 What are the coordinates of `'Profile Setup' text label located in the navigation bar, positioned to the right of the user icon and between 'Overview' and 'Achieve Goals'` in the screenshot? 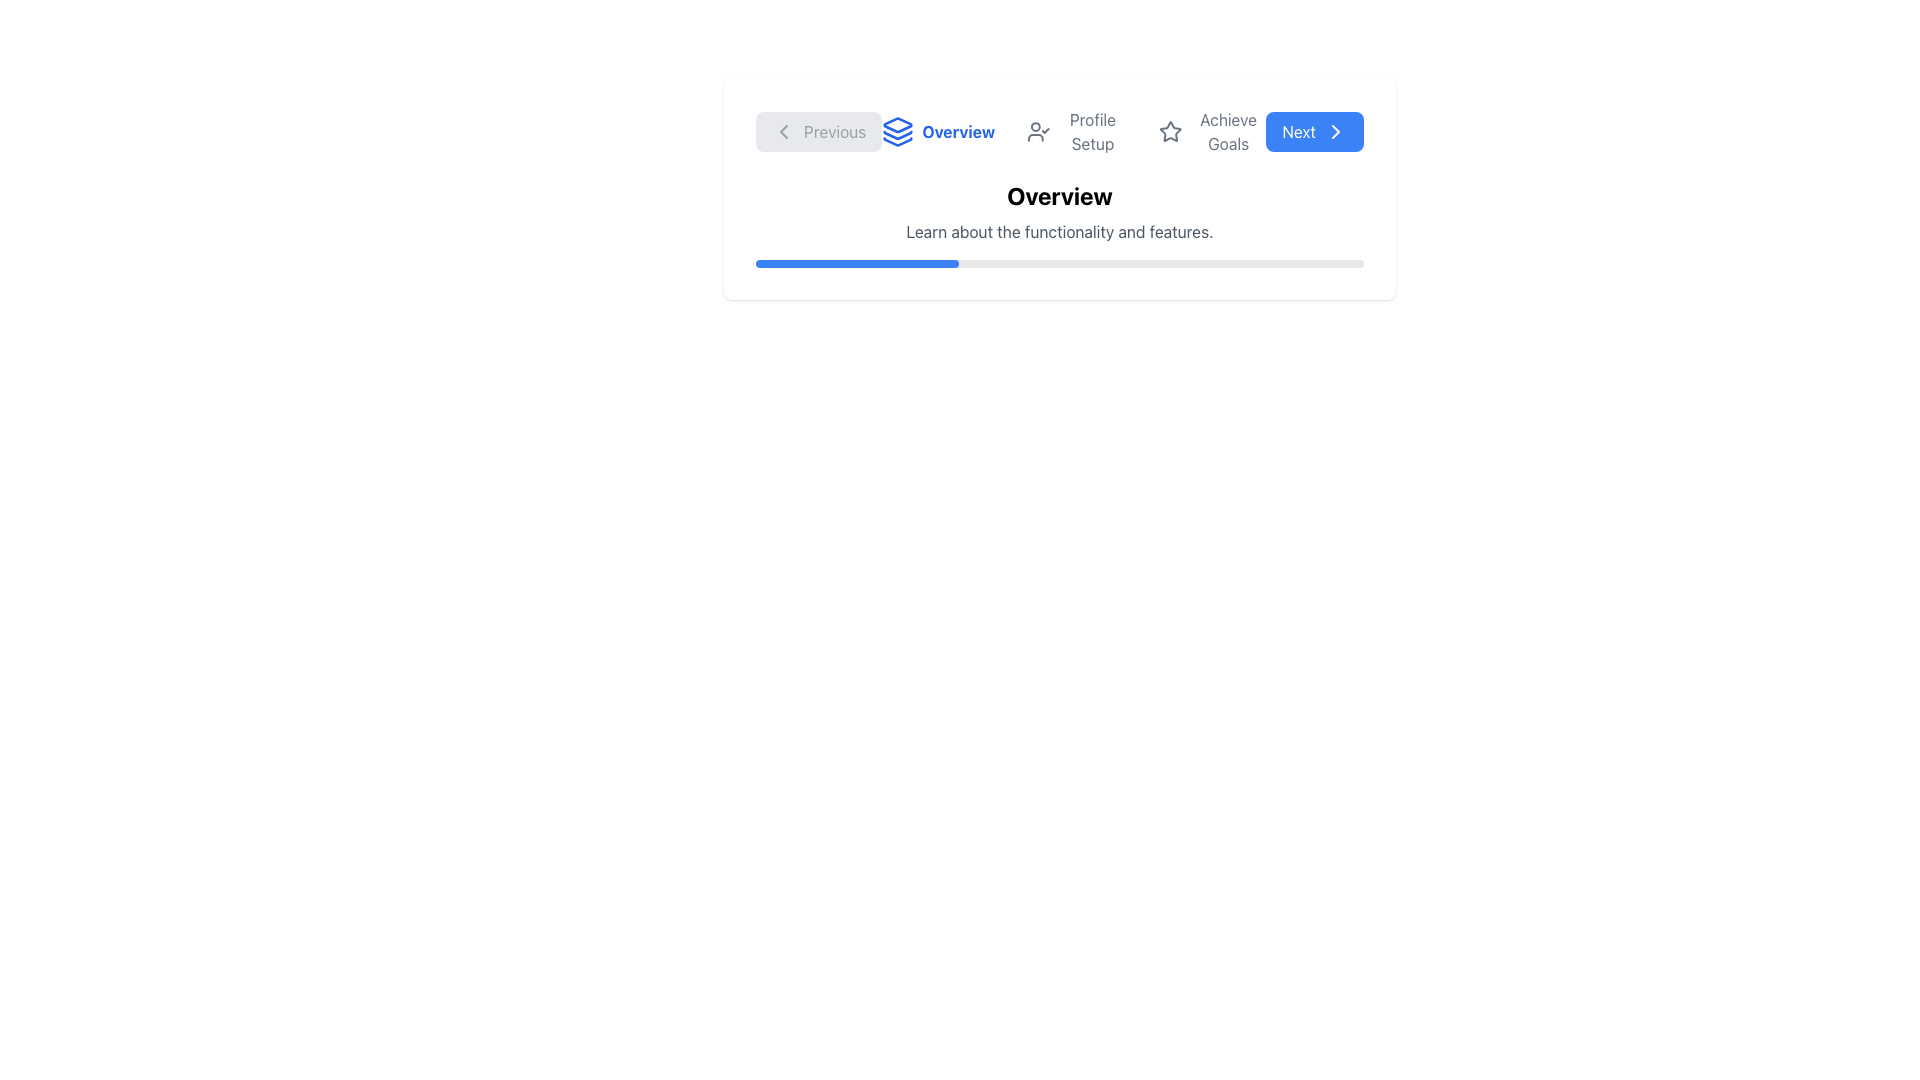 It's located at (1091, 131).